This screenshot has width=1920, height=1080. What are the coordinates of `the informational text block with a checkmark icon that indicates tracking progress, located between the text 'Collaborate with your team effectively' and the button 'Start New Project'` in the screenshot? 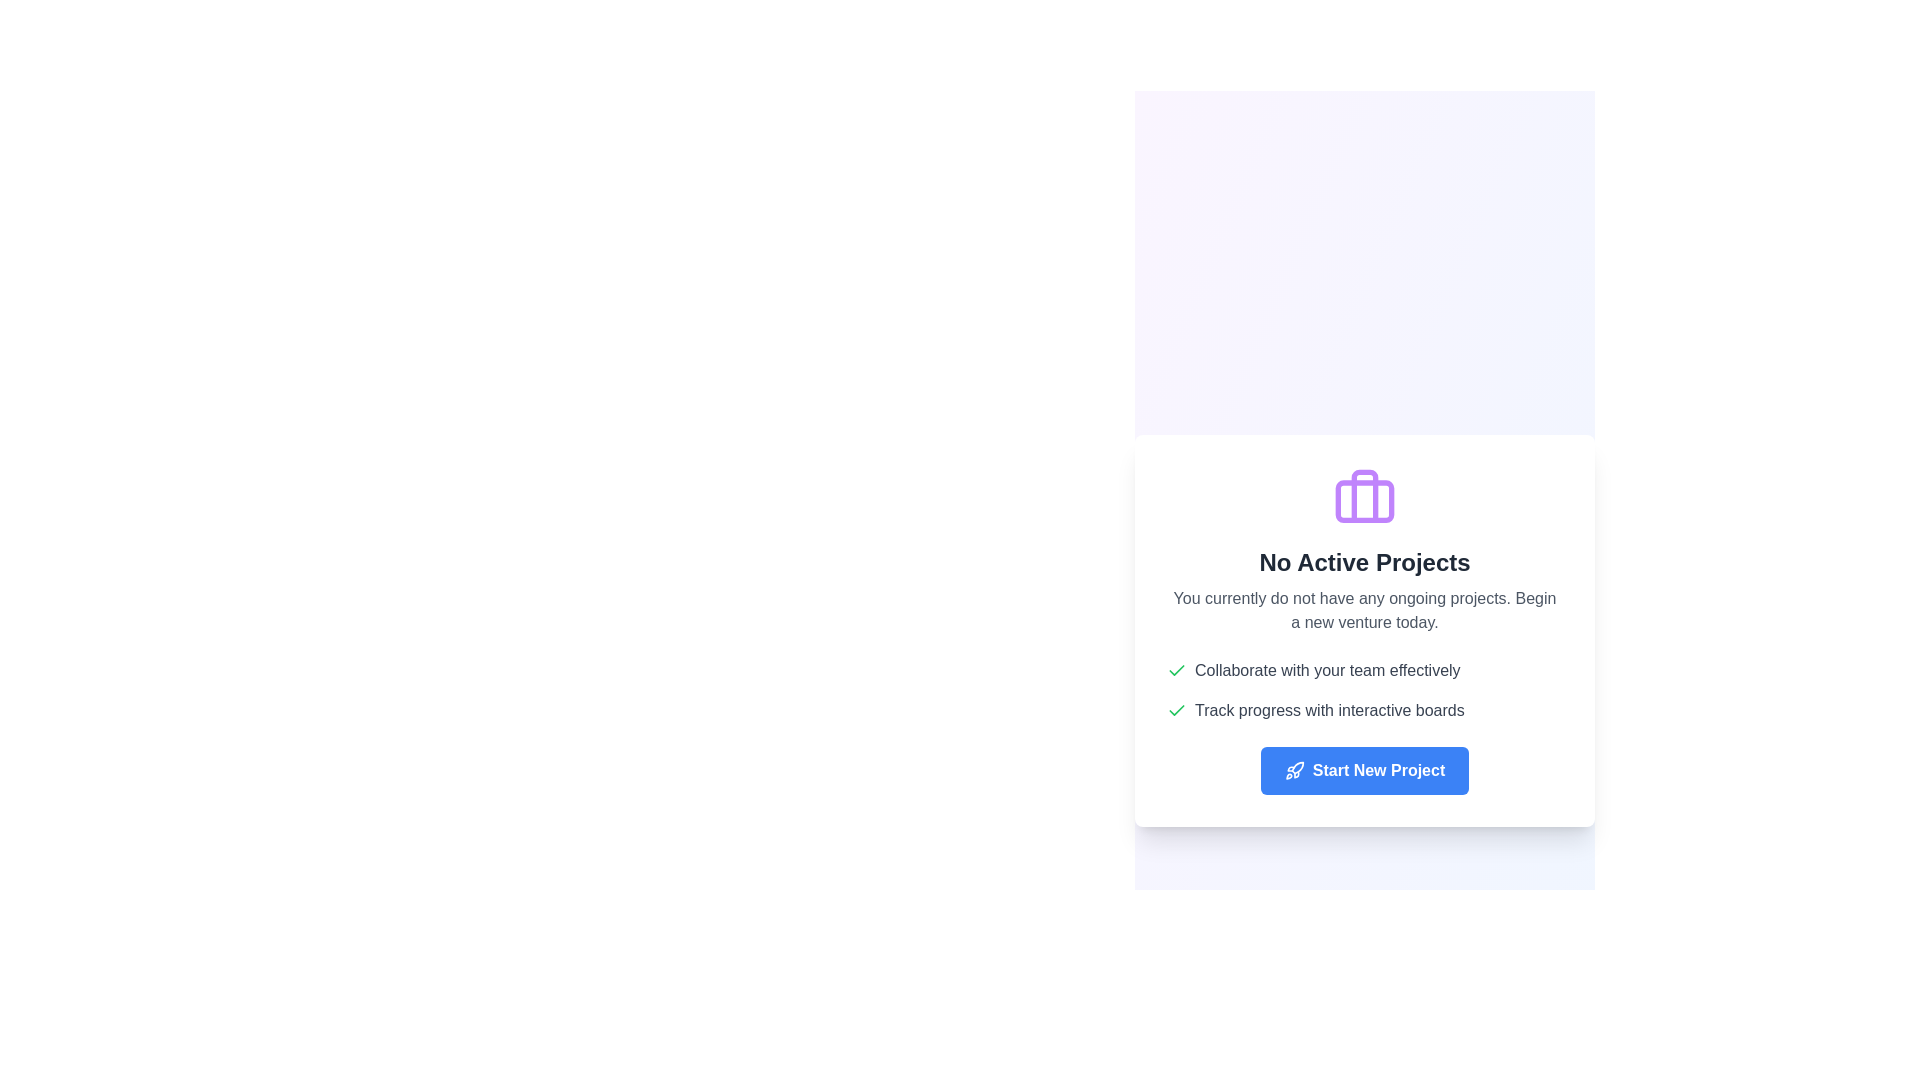 It's located at (1363, 709).